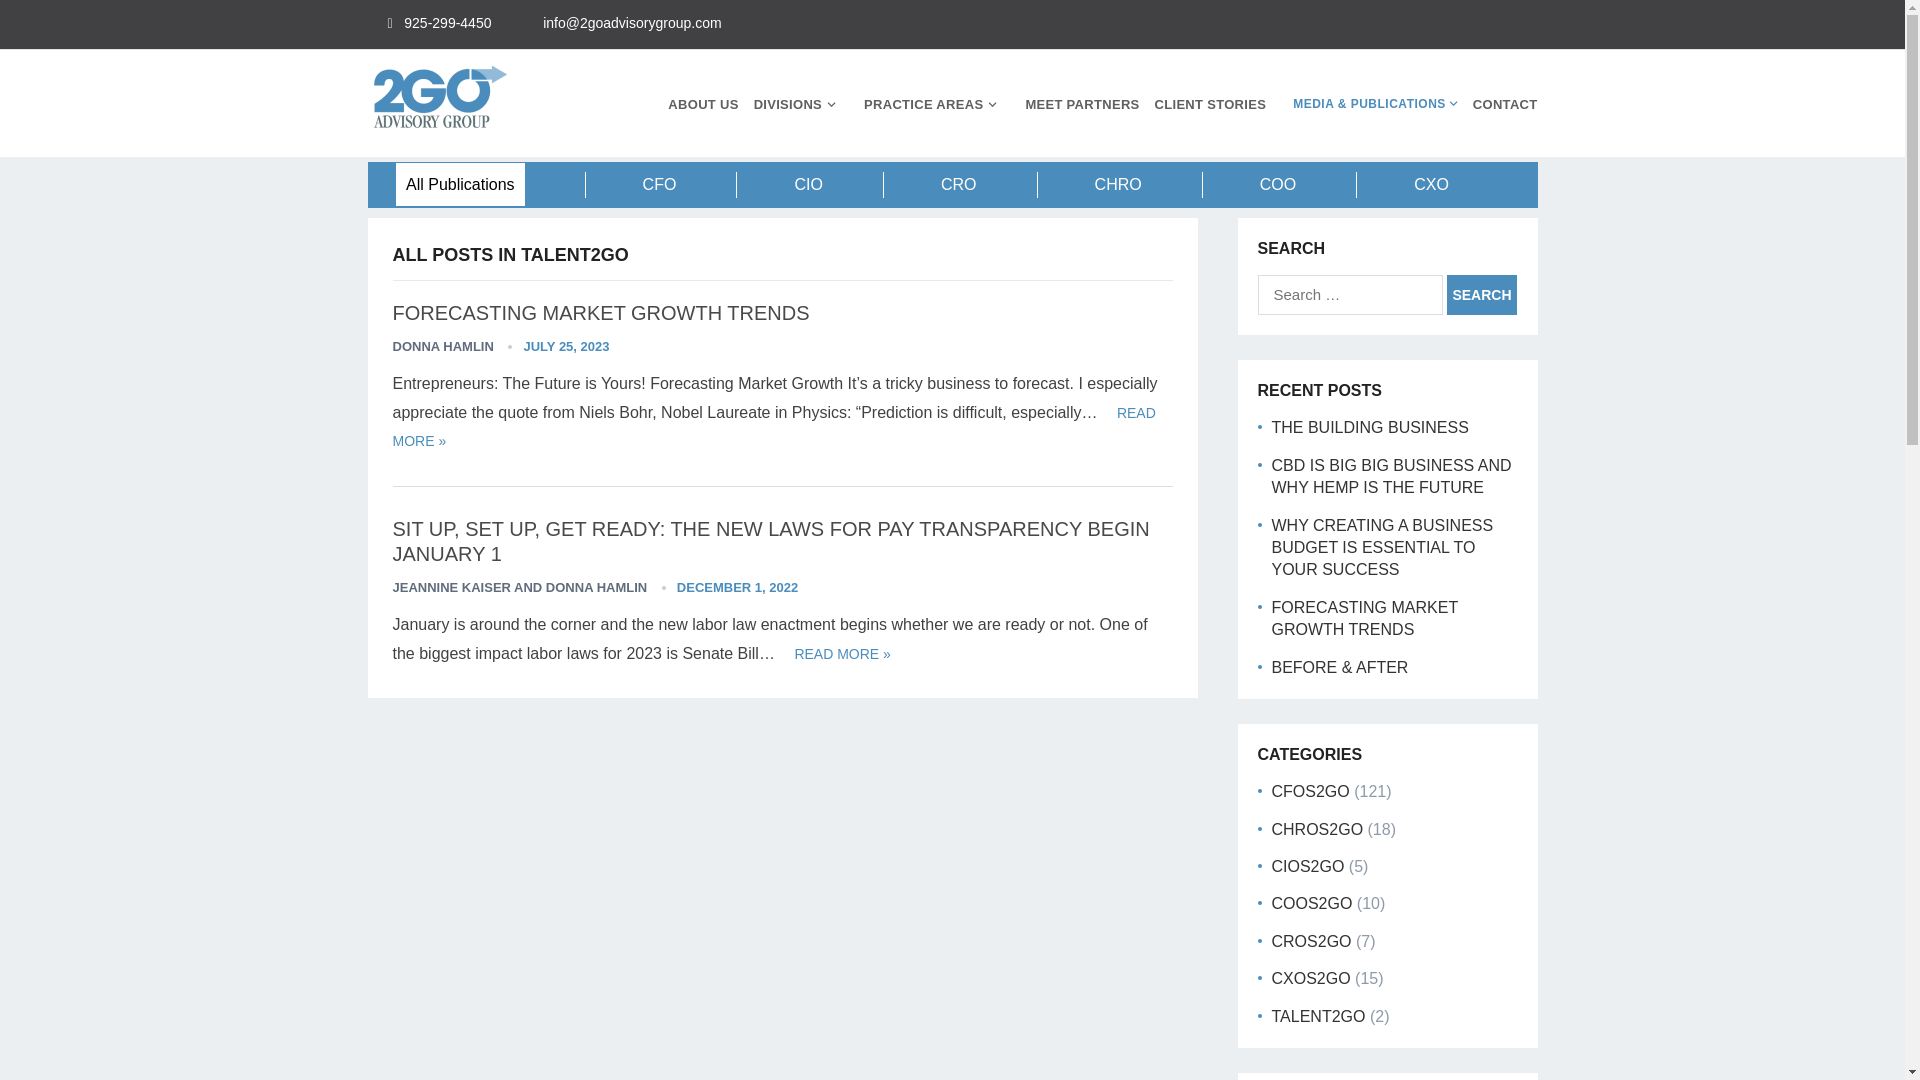 The image size is (1920, 1080). I want to click on 'CONTACT', so click(1473, 104).